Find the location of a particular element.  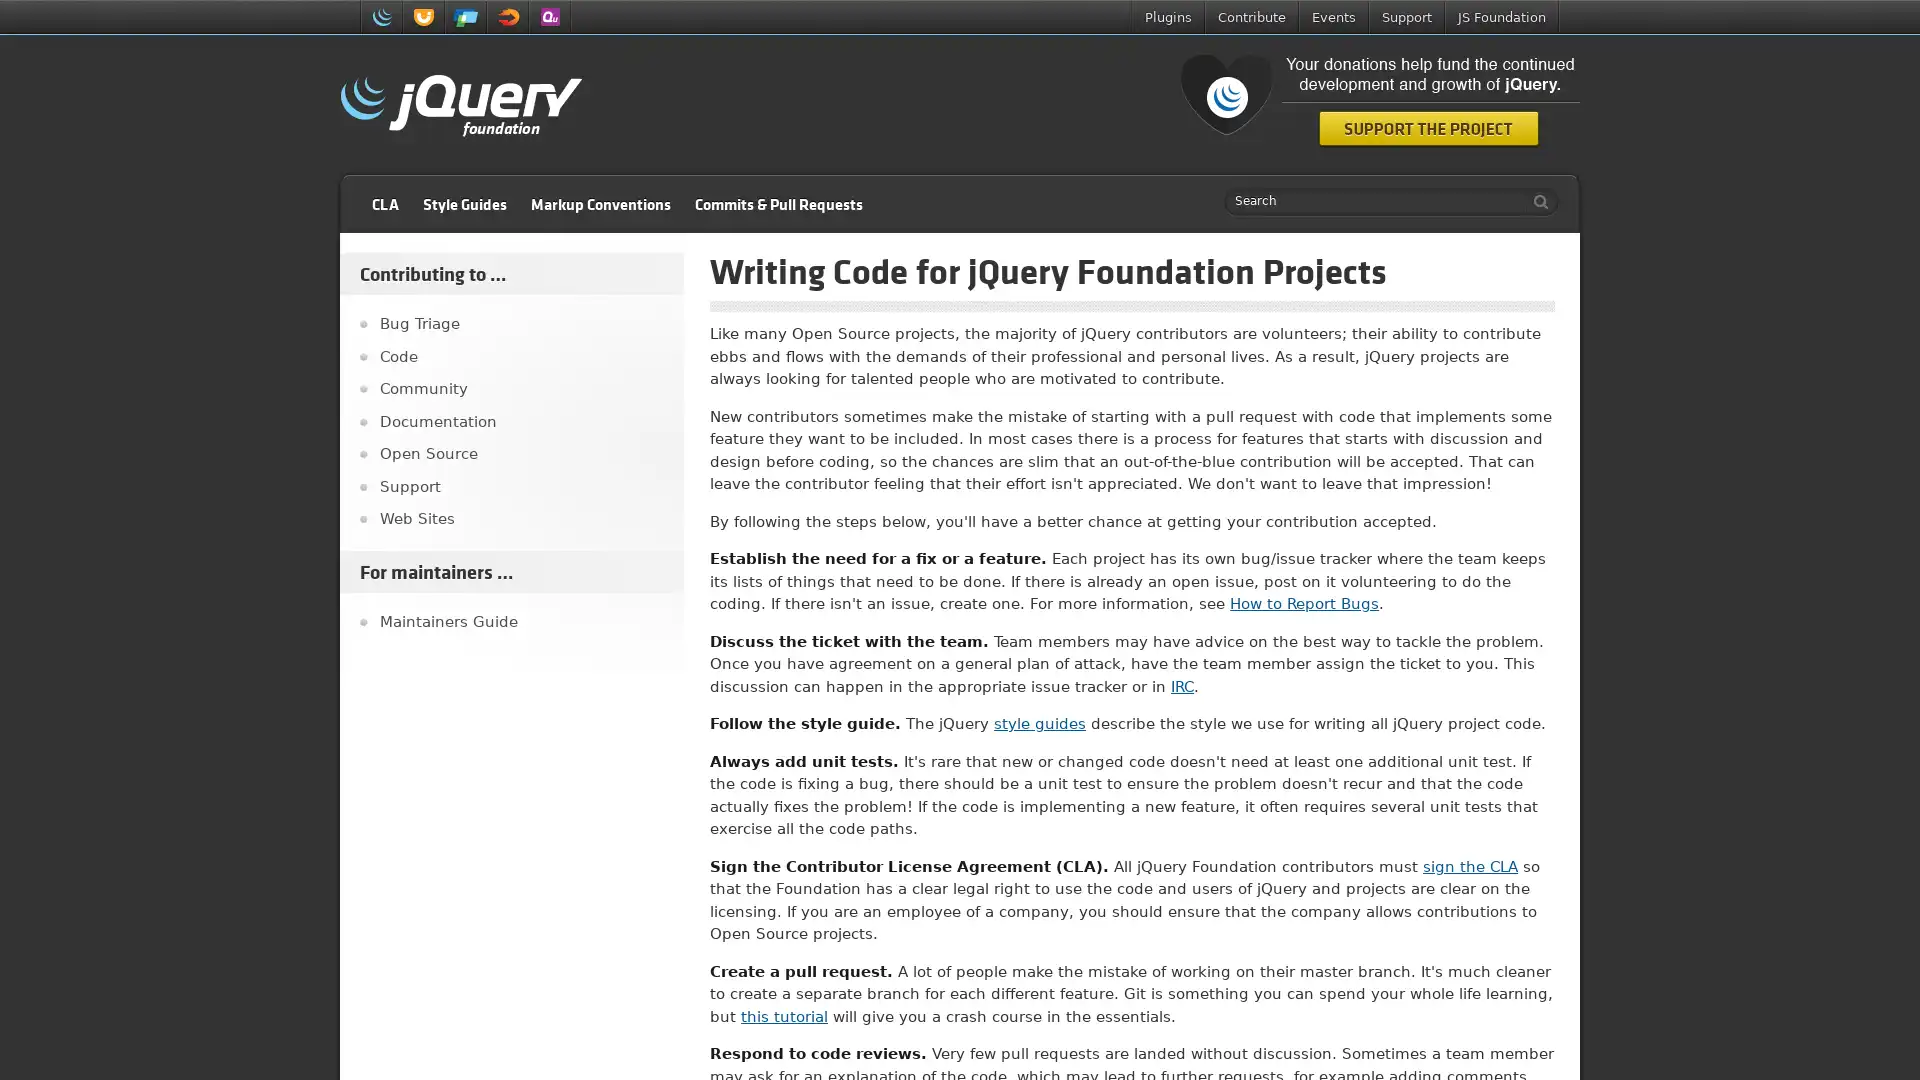

search is located at coordinates (1535, 201).